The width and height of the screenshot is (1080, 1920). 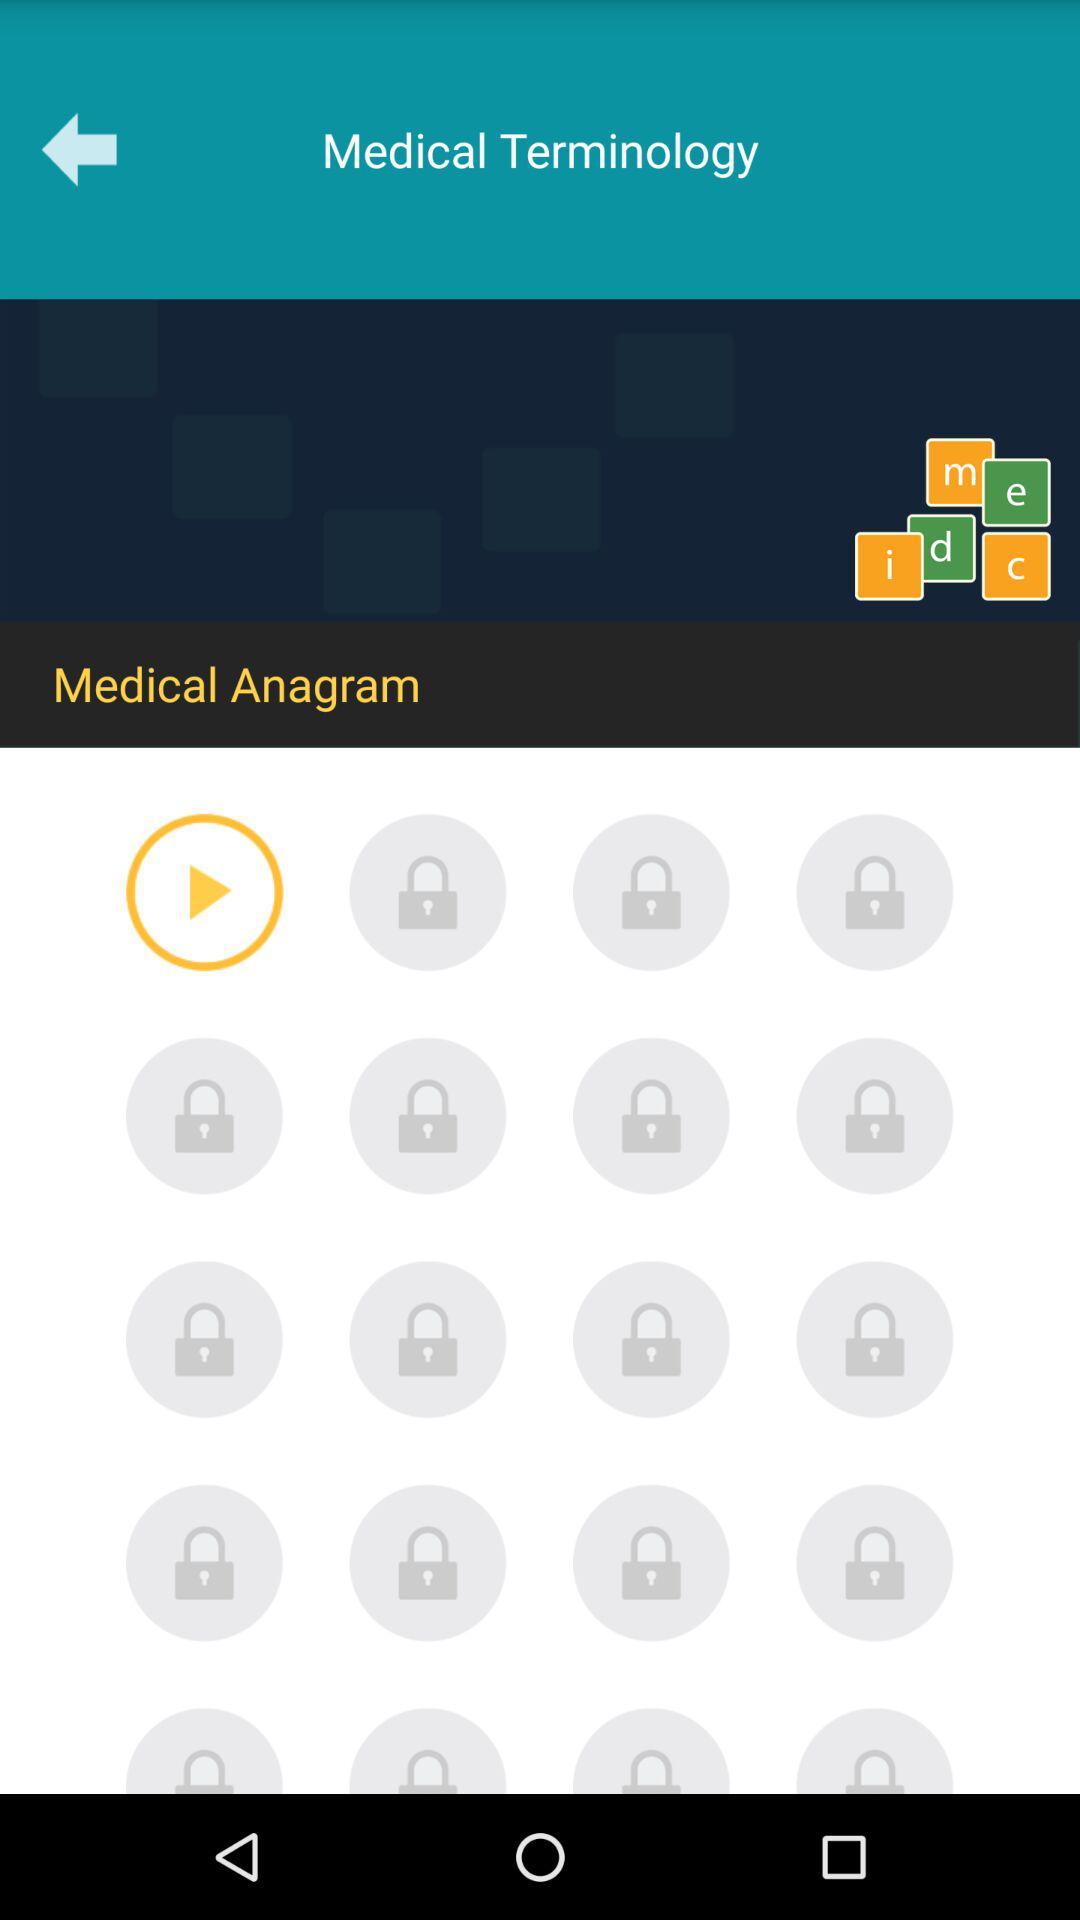 What do you see at coordinates (651, 891) in the screenshot?
I see `lock` at bounding box center [651, 891].